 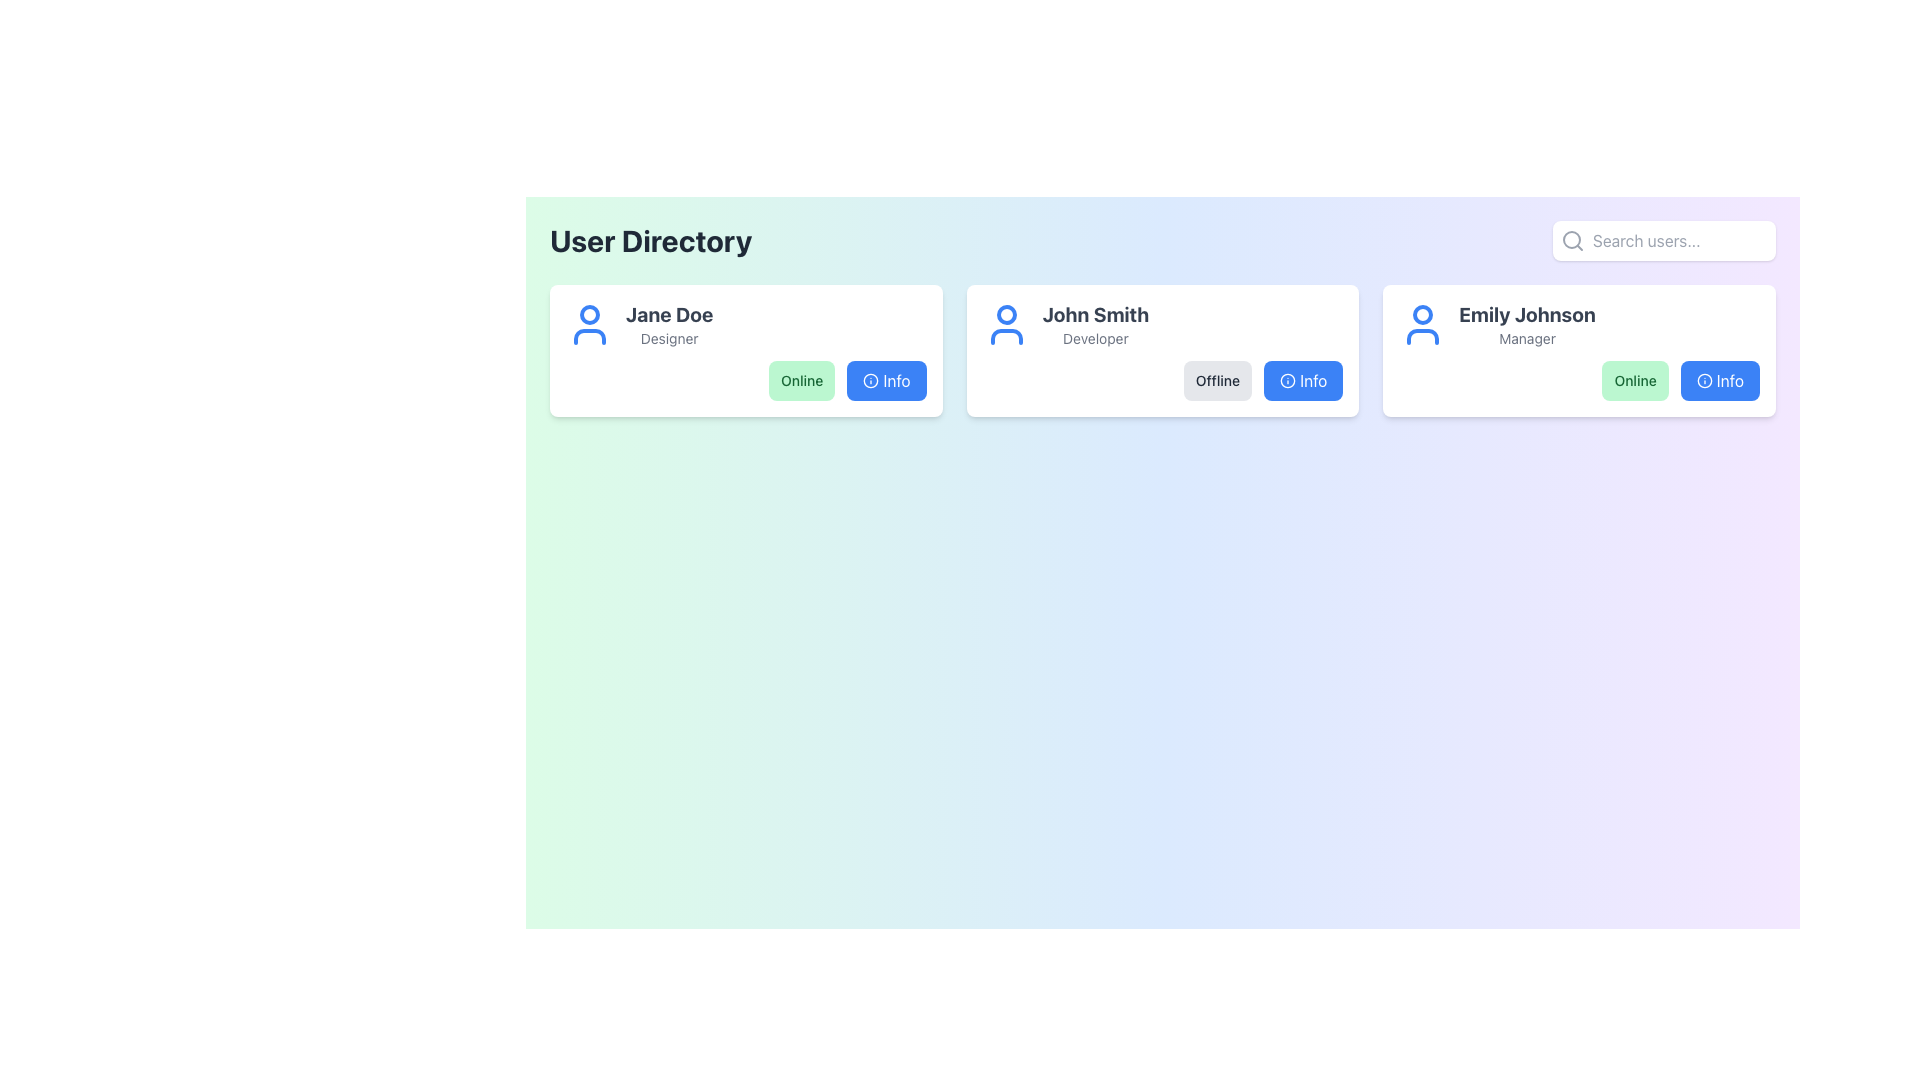 What do you see at coordinates (1572, 239) in the screenshot?
I see `the search icon button located in the top-right corner of the interface` at bounding box center [1572, 239].